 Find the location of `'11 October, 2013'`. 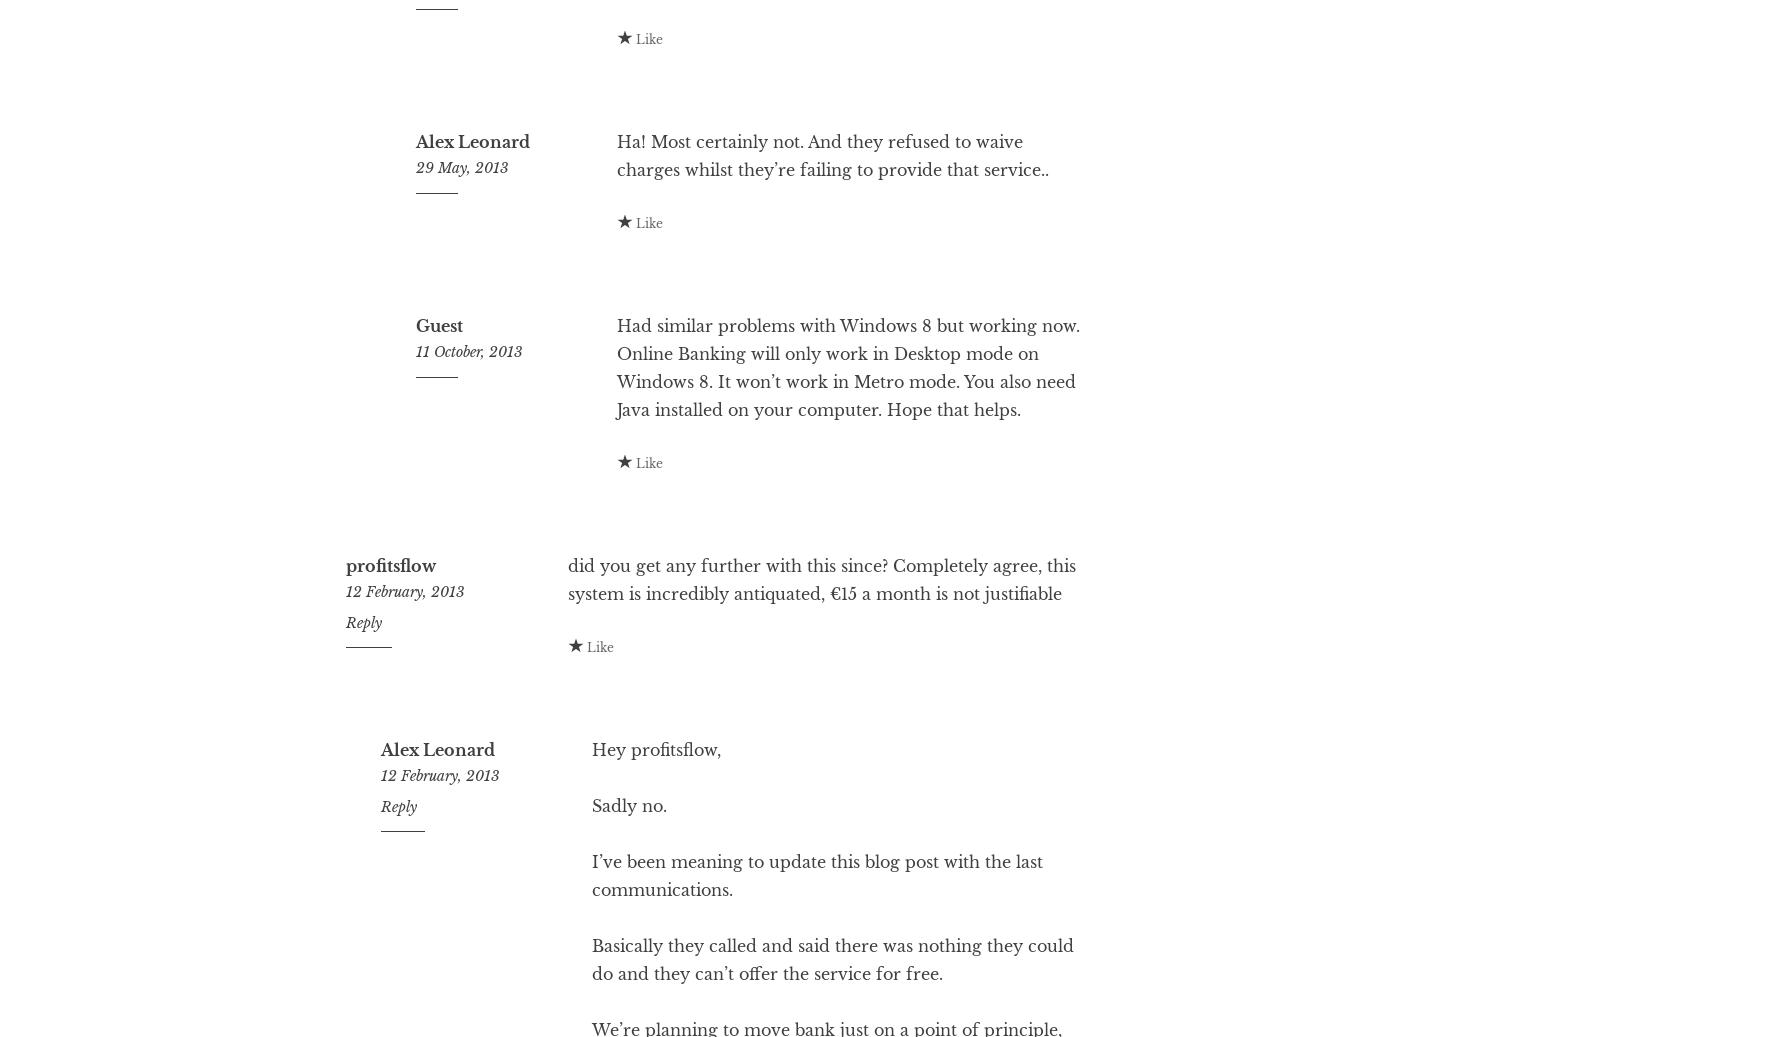

'11 October, 2013' is located at coordinates (414, 431).